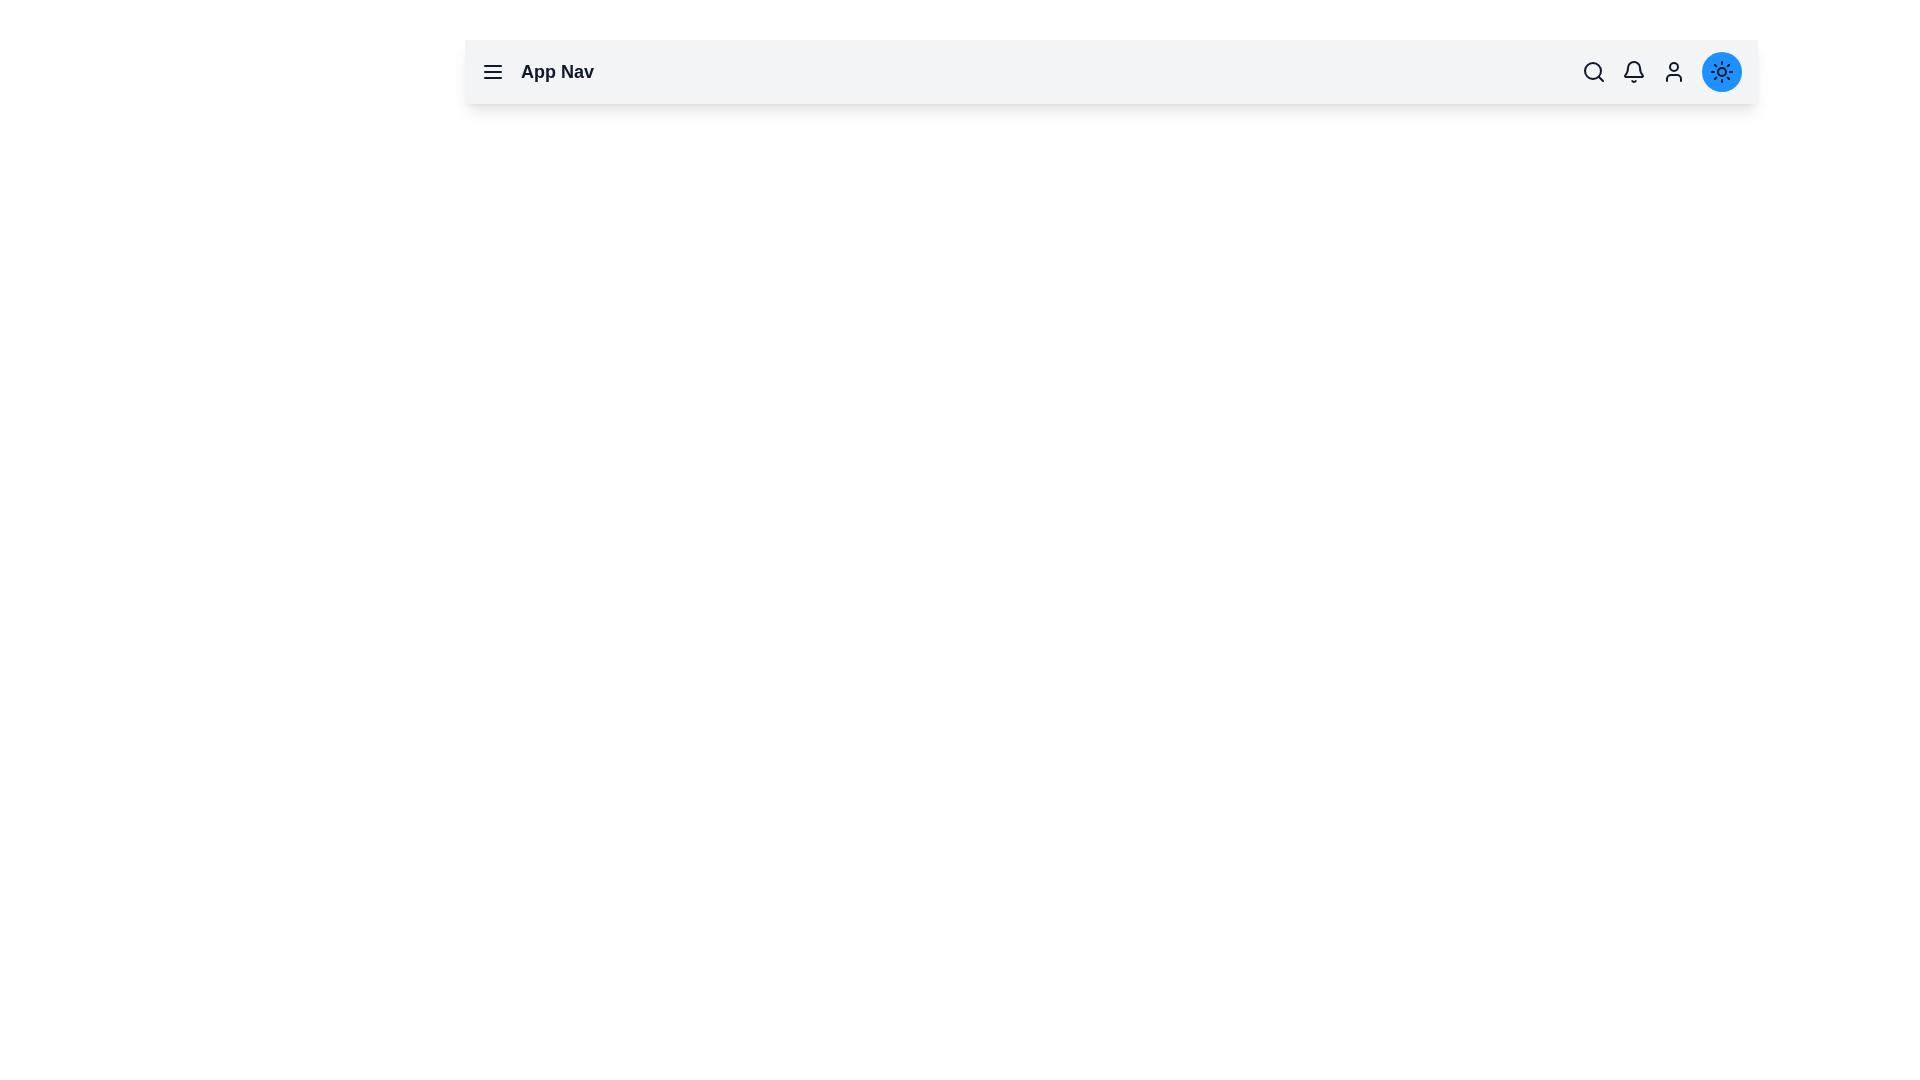 The image size is (1920, 1080). I want to click on the menu icon to toggle the menu visibility, so click(493, 71).